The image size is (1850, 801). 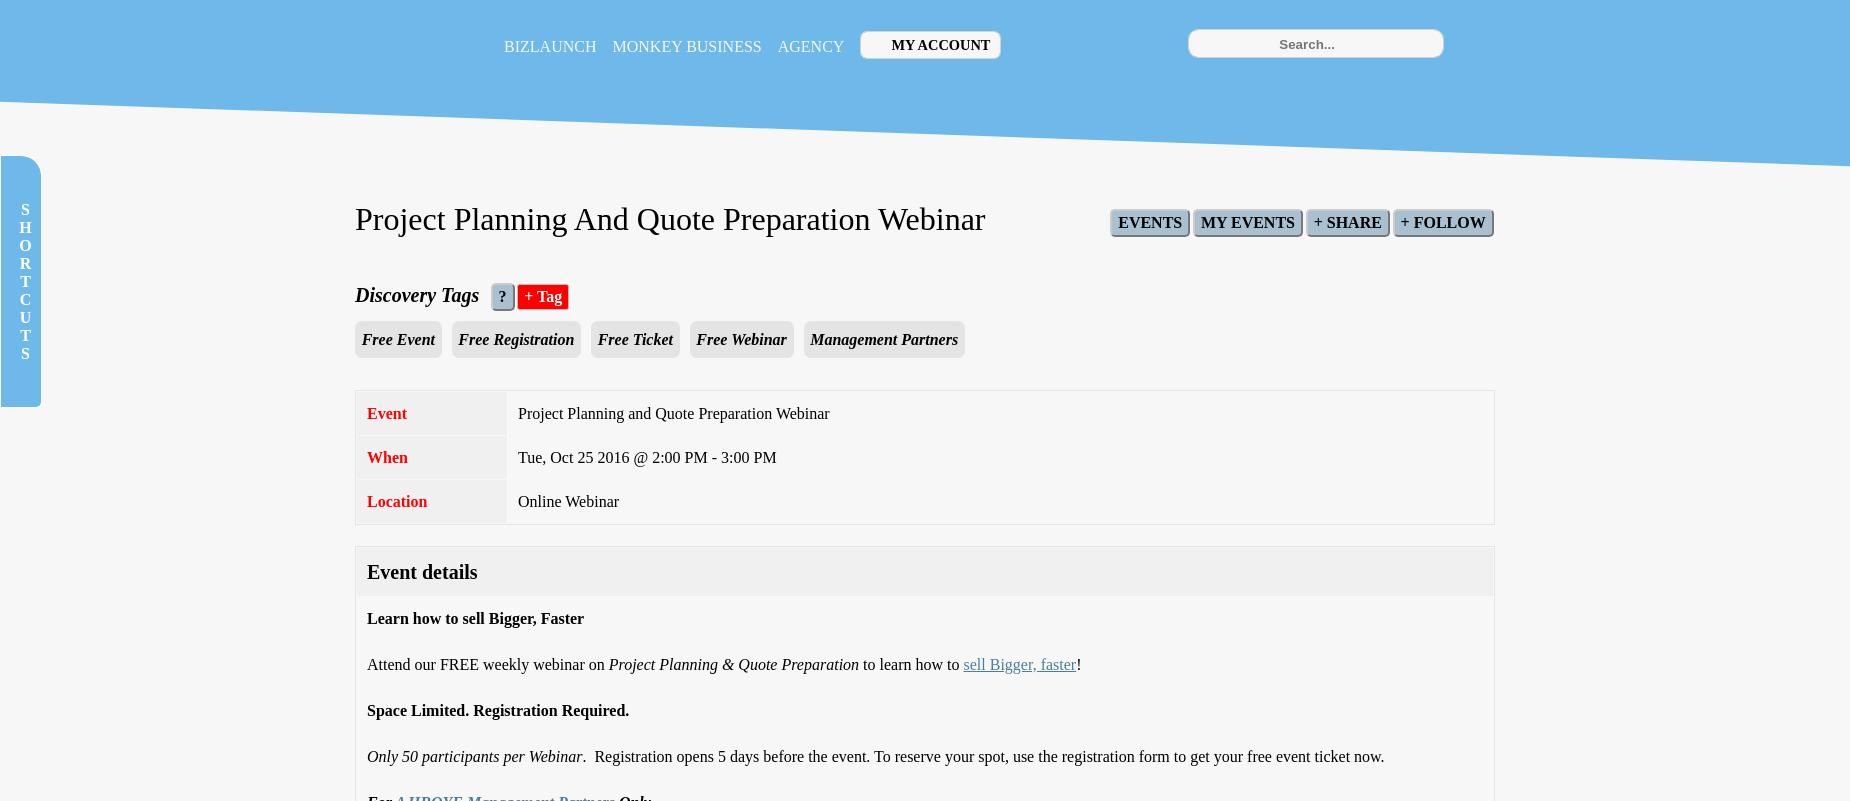 I want to click on 'Discovery Tags', so click(x=415, y=293).